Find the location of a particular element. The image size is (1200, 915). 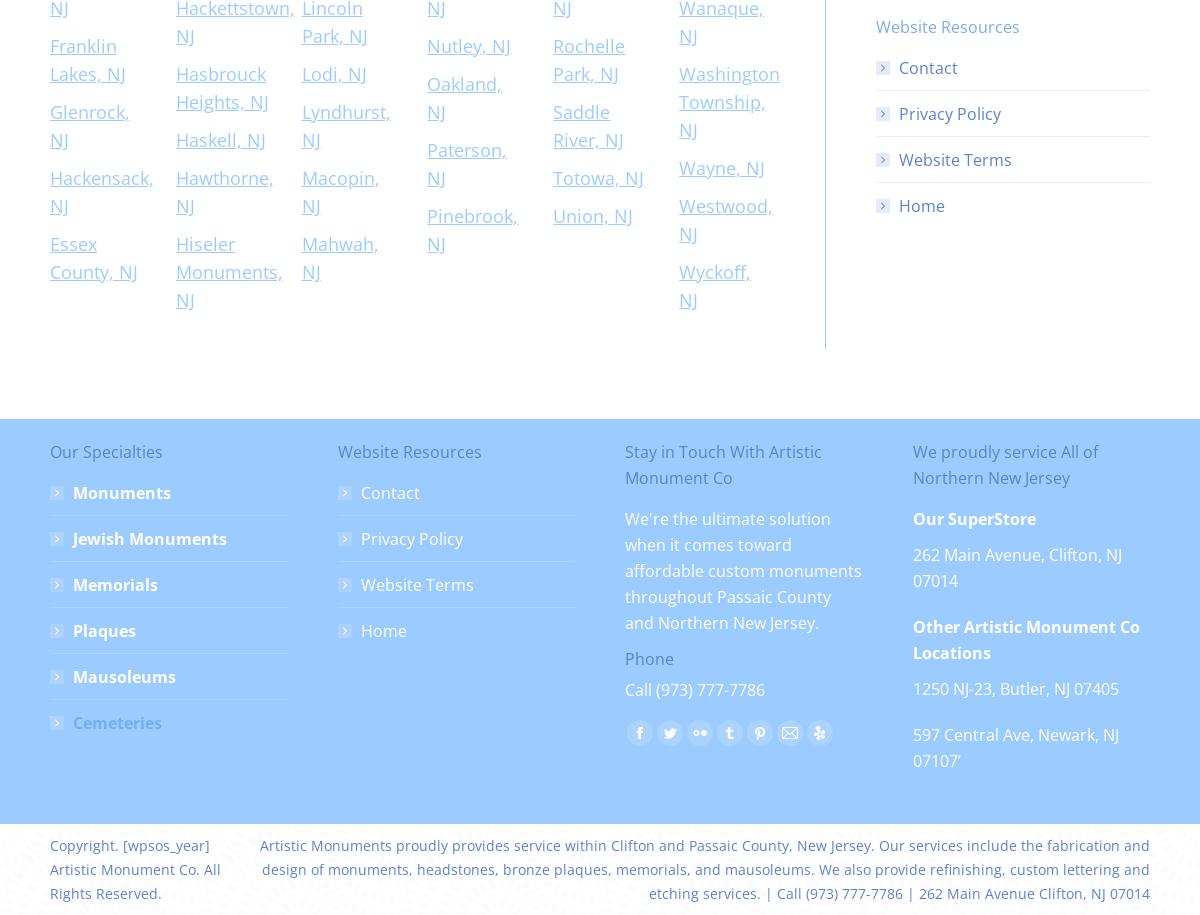

'Union, NJ' is located at coordinates (592, 216).